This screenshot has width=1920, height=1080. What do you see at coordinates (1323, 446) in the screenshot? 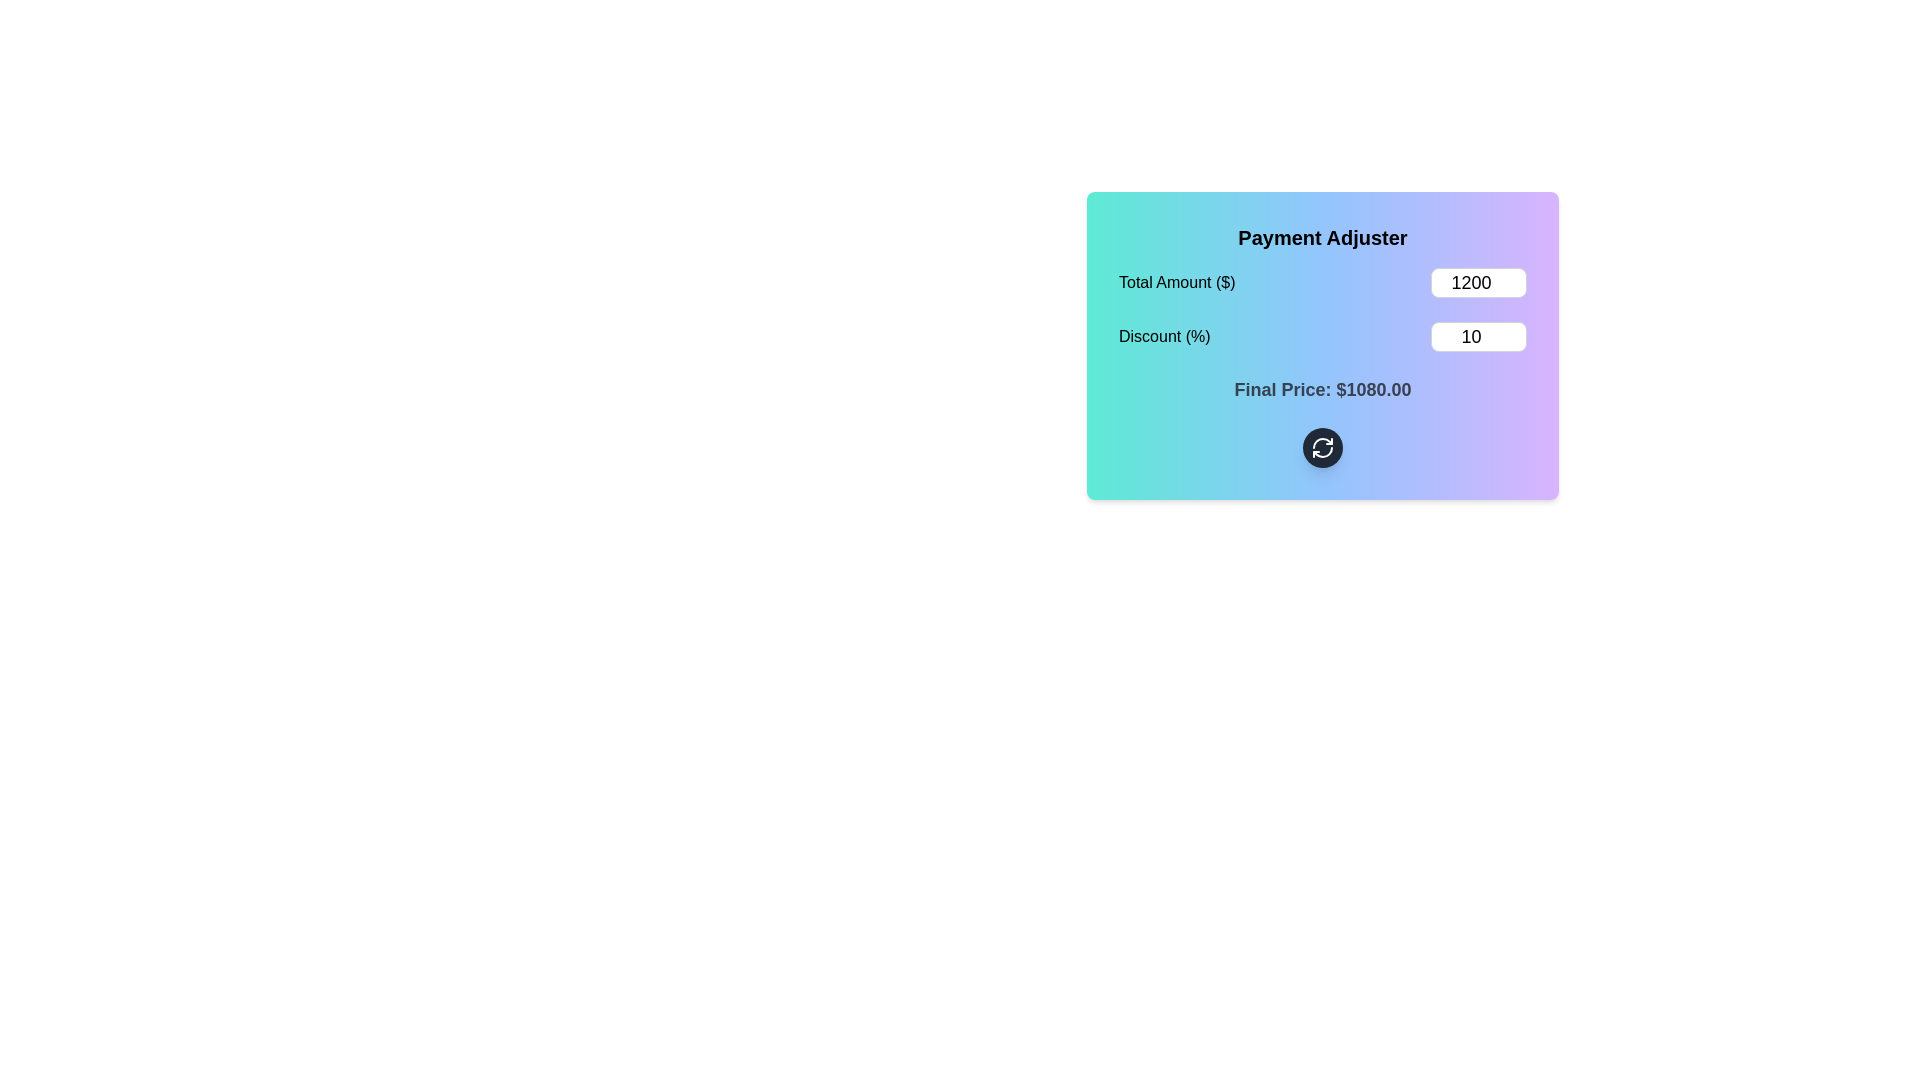
I see `the circular refresh button with a dark background and white refresh icon located at the bottom center of the card interface to observe hover effects` at bounding box center [1323, 446].